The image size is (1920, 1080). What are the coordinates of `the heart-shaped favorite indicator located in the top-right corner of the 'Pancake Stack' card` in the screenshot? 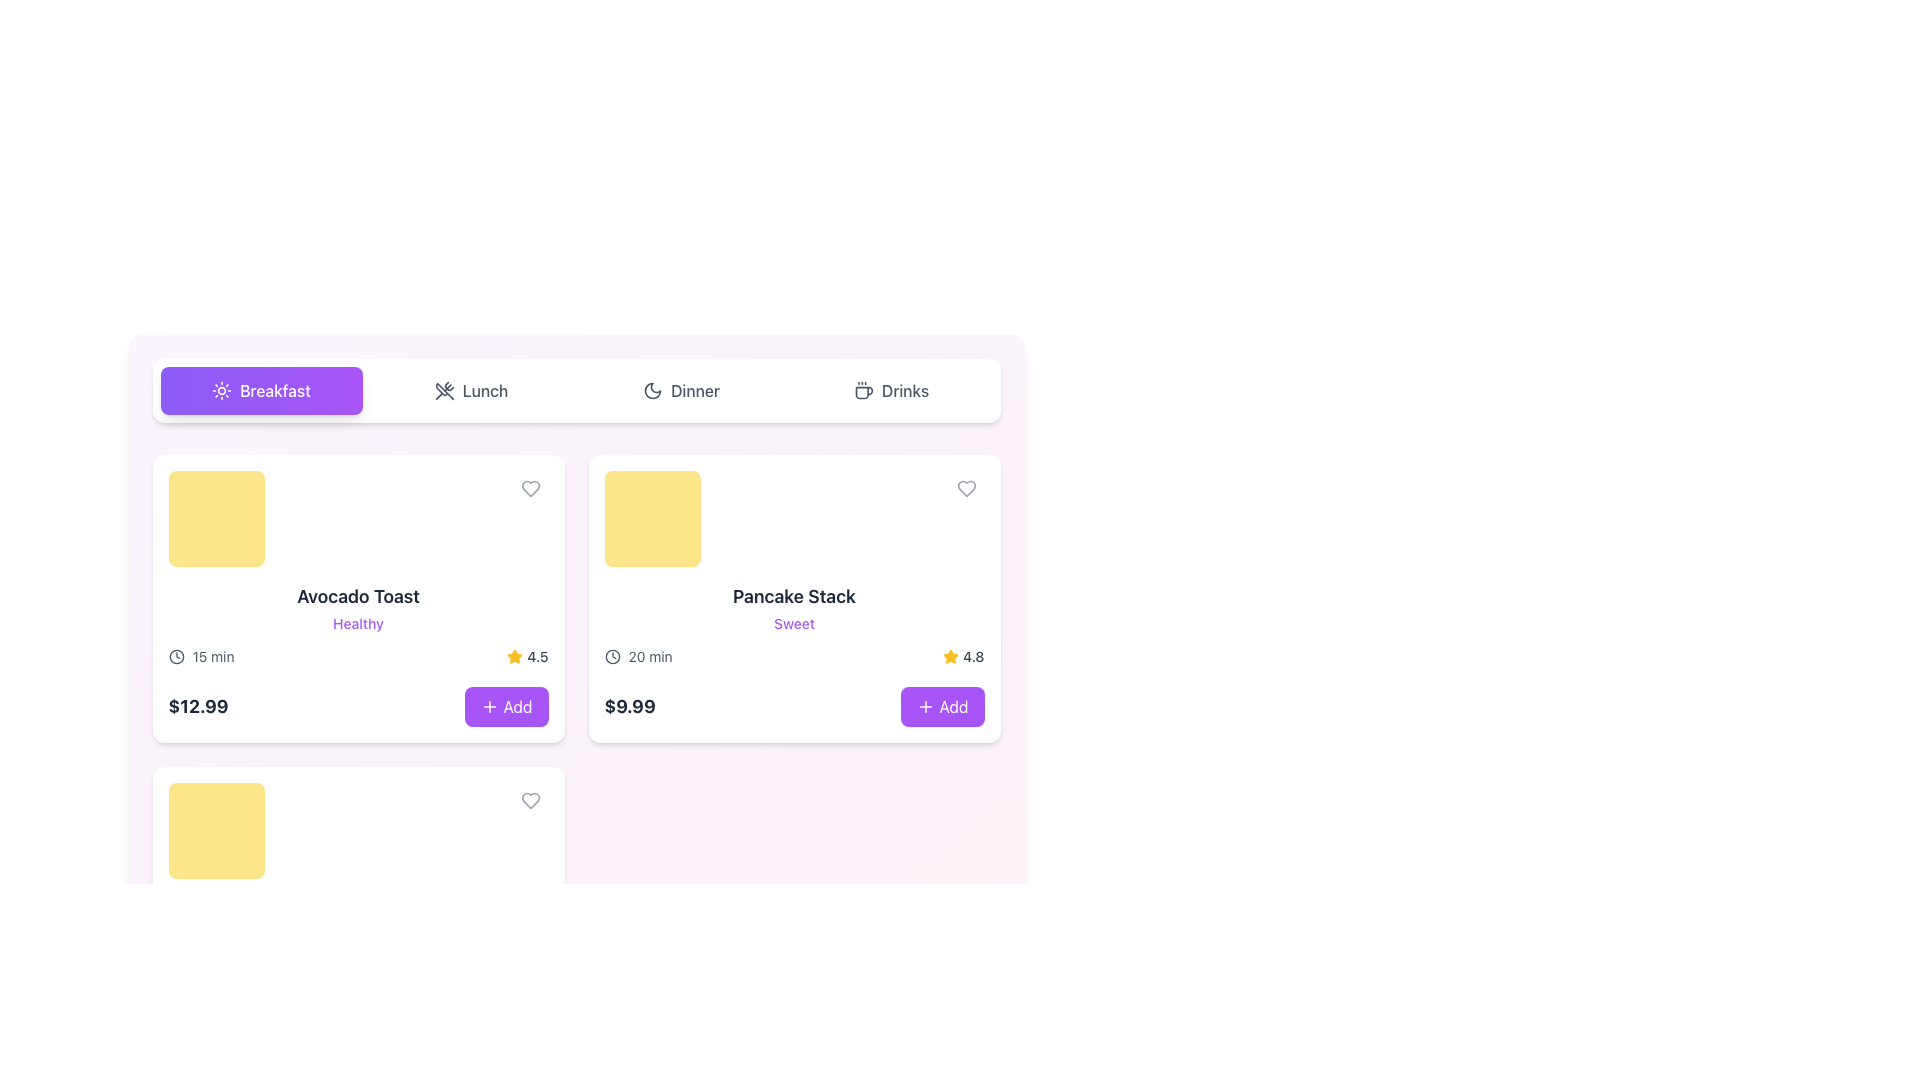 It's located at (966, 489).